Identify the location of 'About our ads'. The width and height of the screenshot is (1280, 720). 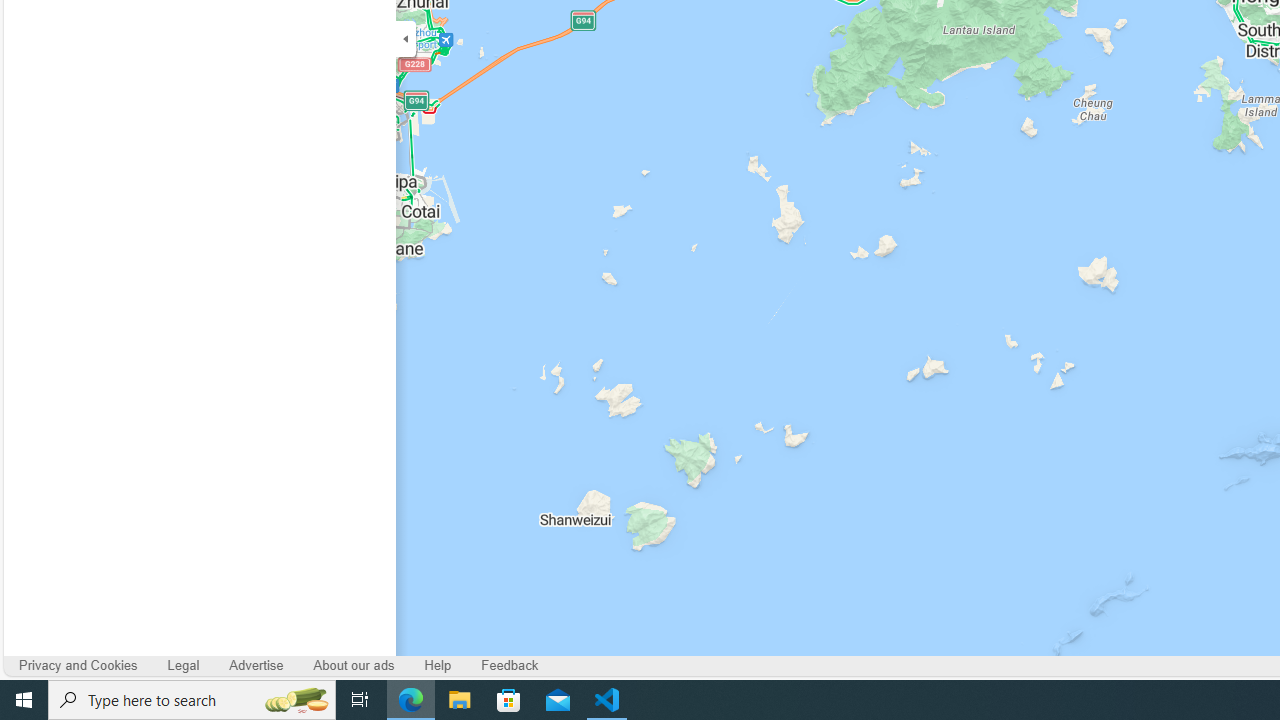
(353, 666).